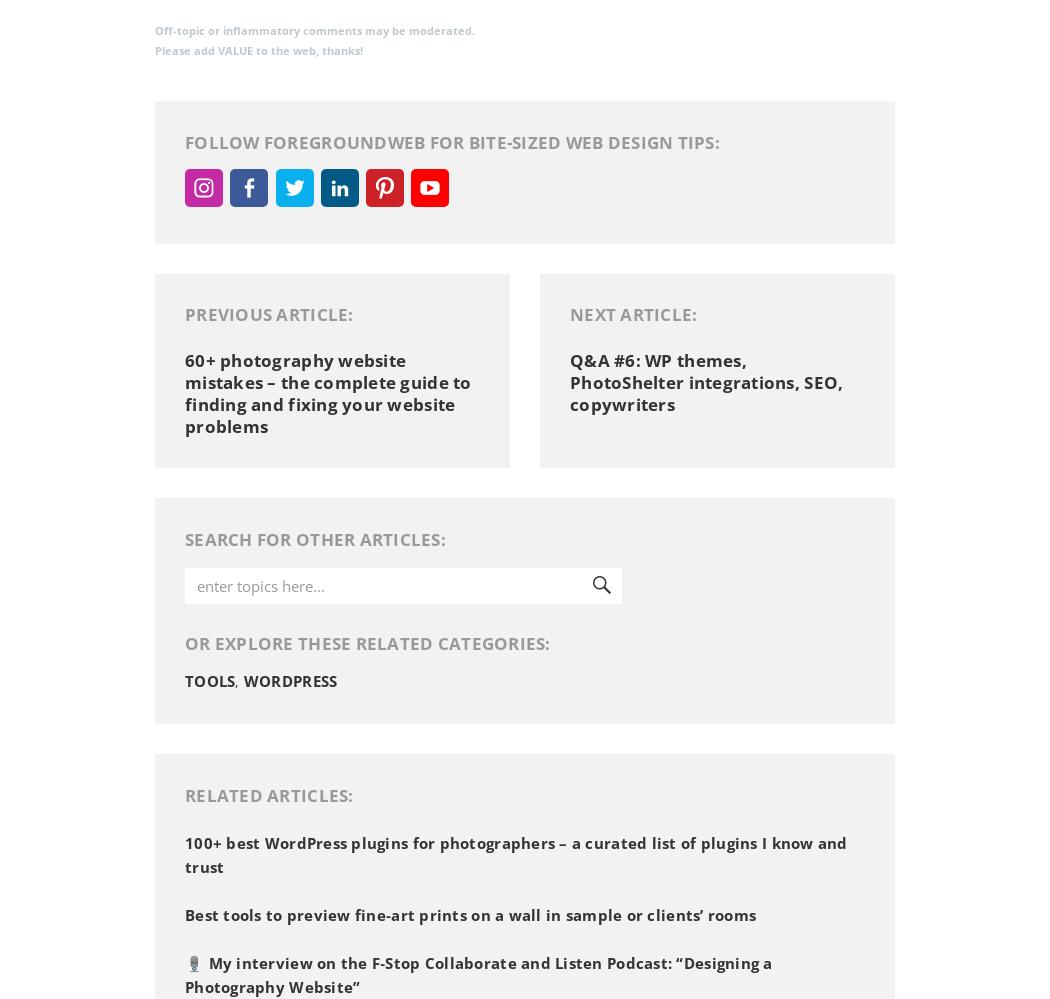 The height and width of the screenshot is (999, 1050). Describe the element at coordinates (185, 642) in the screenshot. I see `'Or explore these related categories:'` at that location.